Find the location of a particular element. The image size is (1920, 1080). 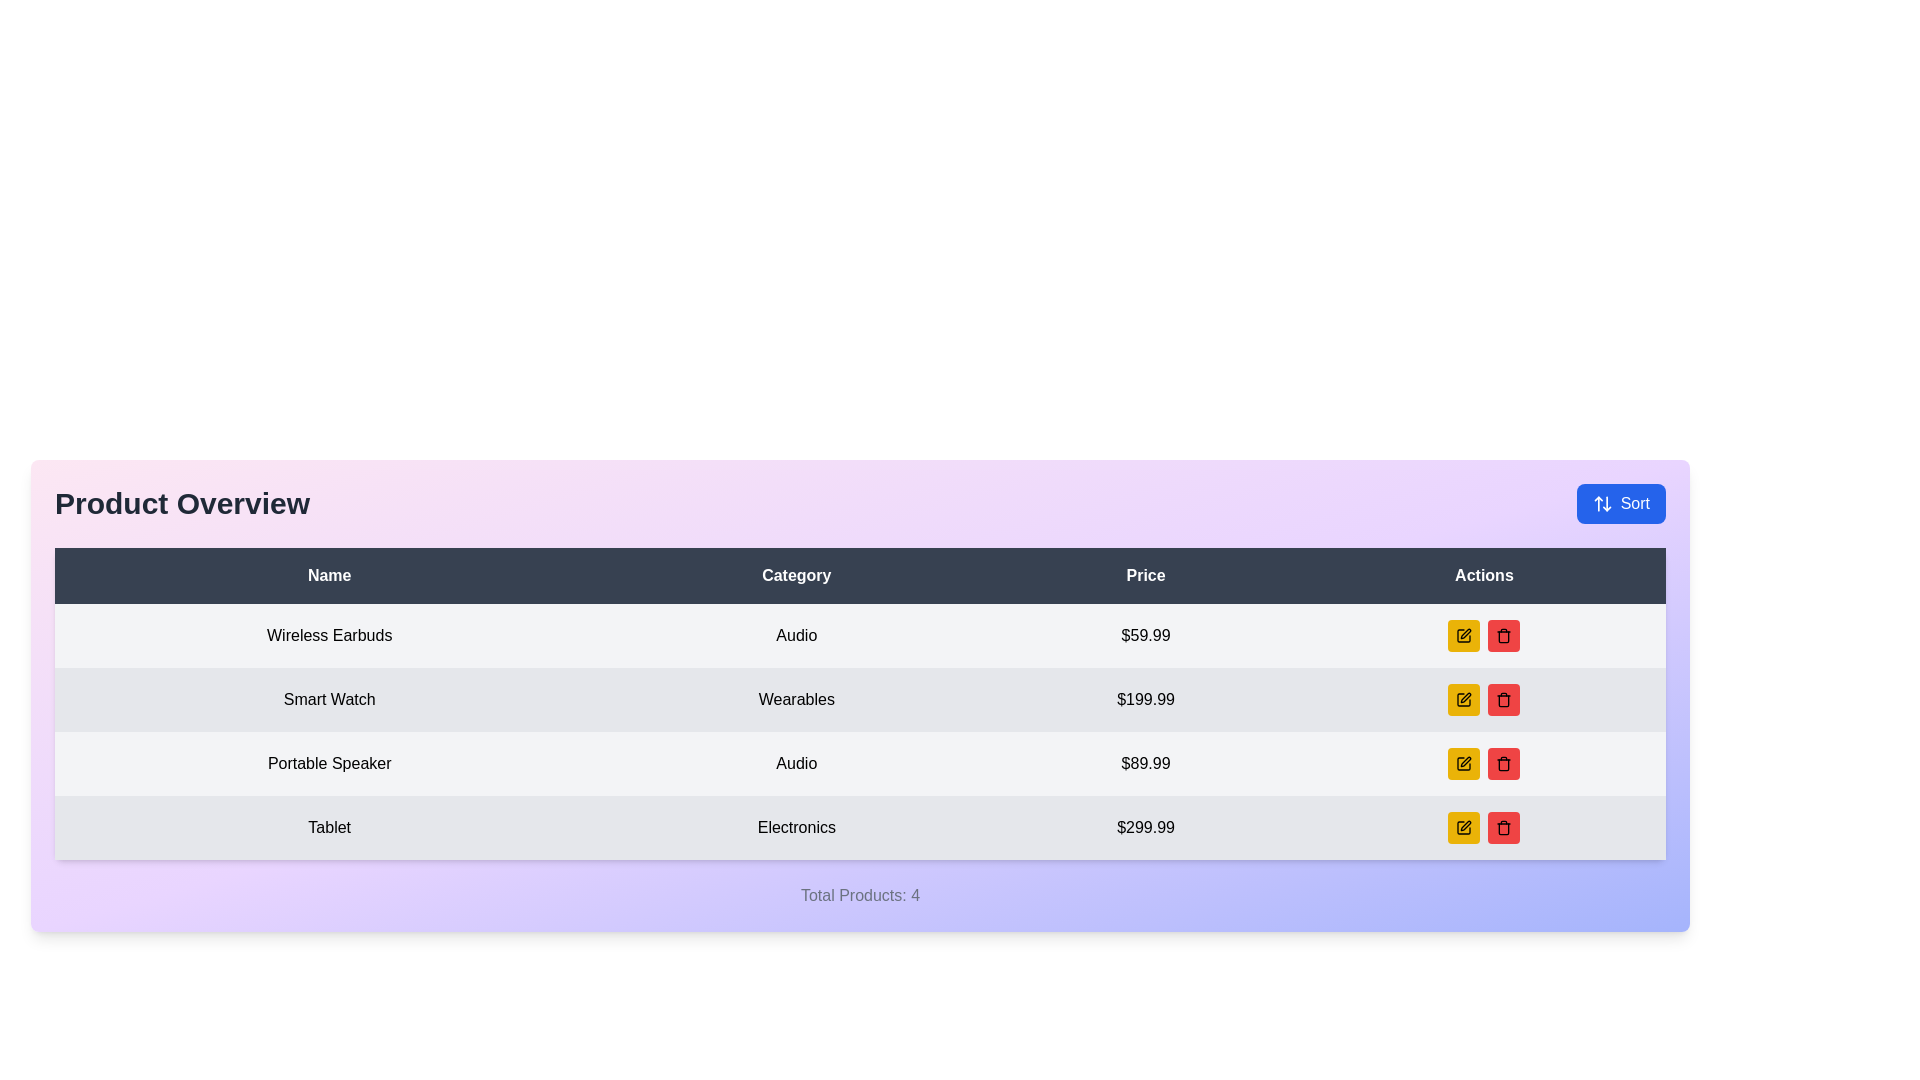

the second row in the 'Product Overview' table that lists the product 'Smart Watch', which has a light gray background and contains the name, category, and price is located at coordinates (860, 698).